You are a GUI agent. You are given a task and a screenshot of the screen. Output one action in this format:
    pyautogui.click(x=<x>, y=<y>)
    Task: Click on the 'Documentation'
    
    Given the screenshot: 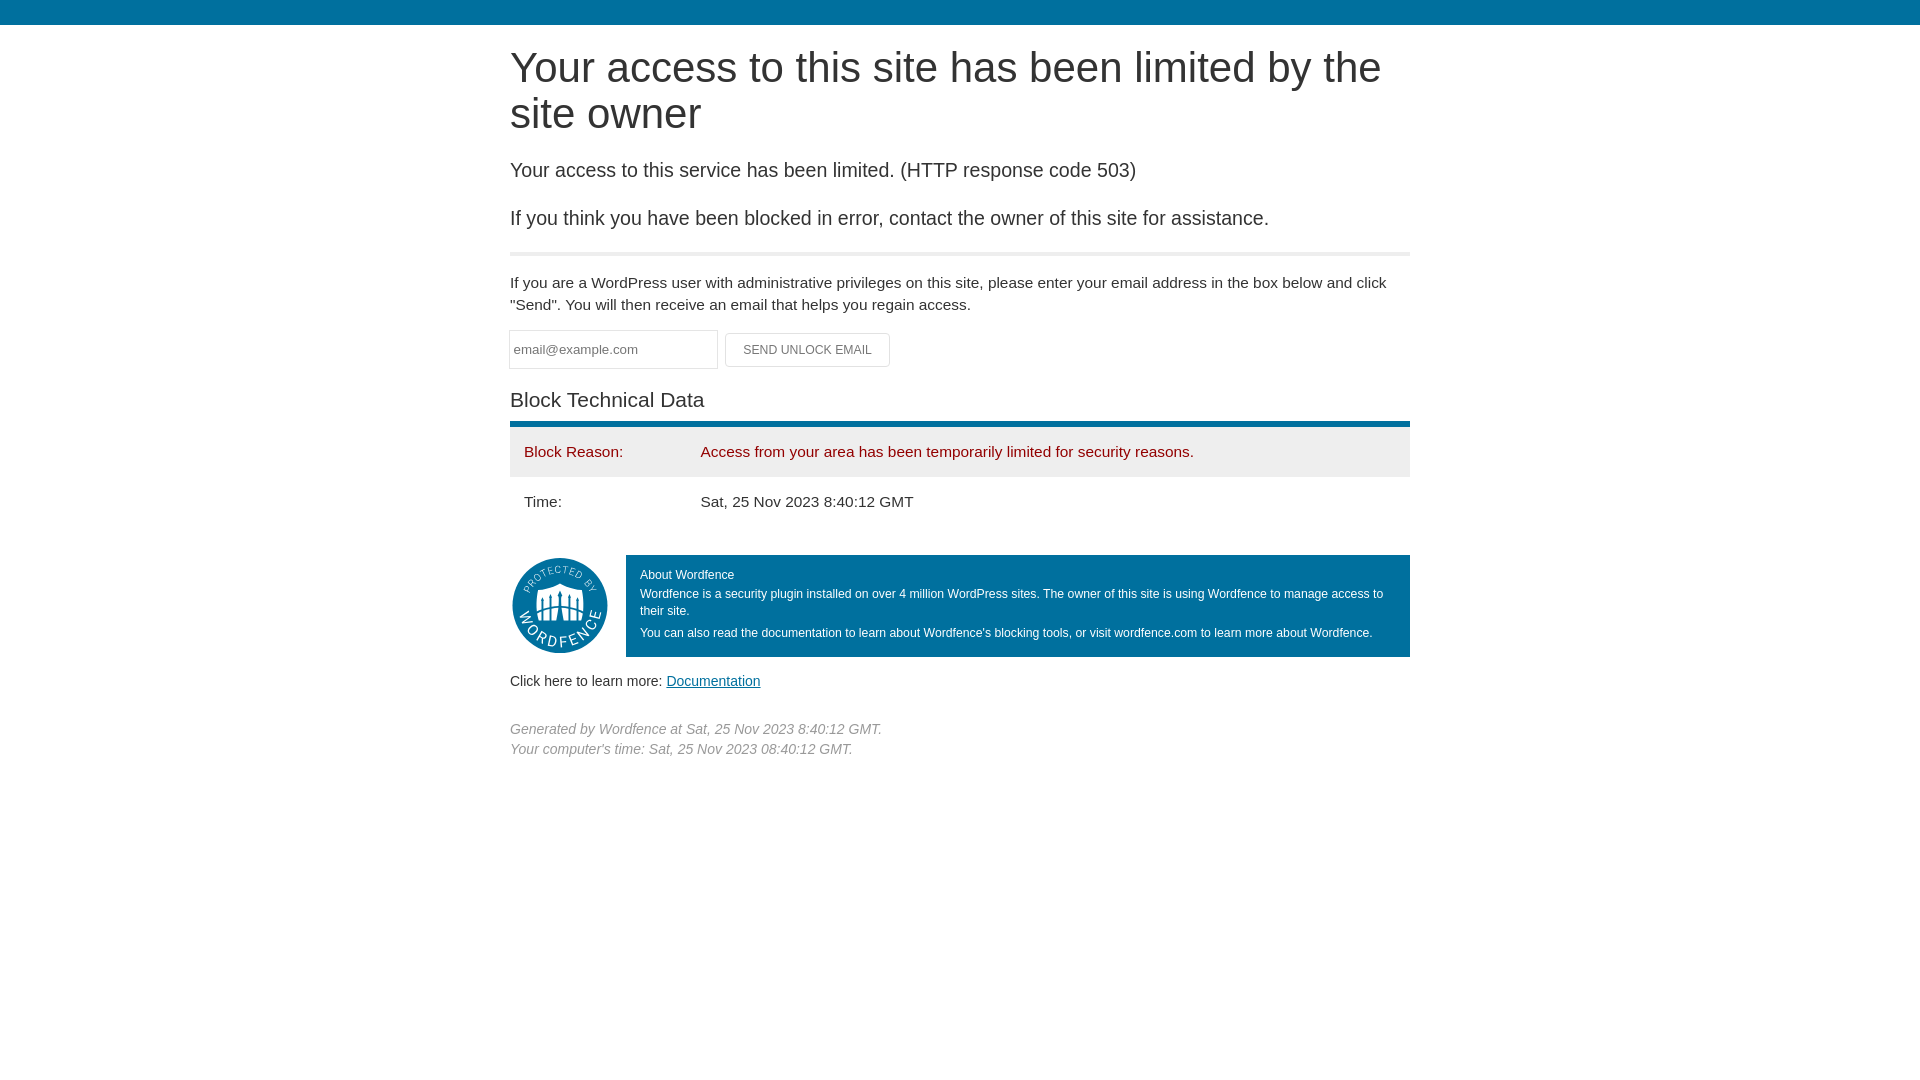 What is the action you would take?
    pyautogui.click(x=713, y=680)
    